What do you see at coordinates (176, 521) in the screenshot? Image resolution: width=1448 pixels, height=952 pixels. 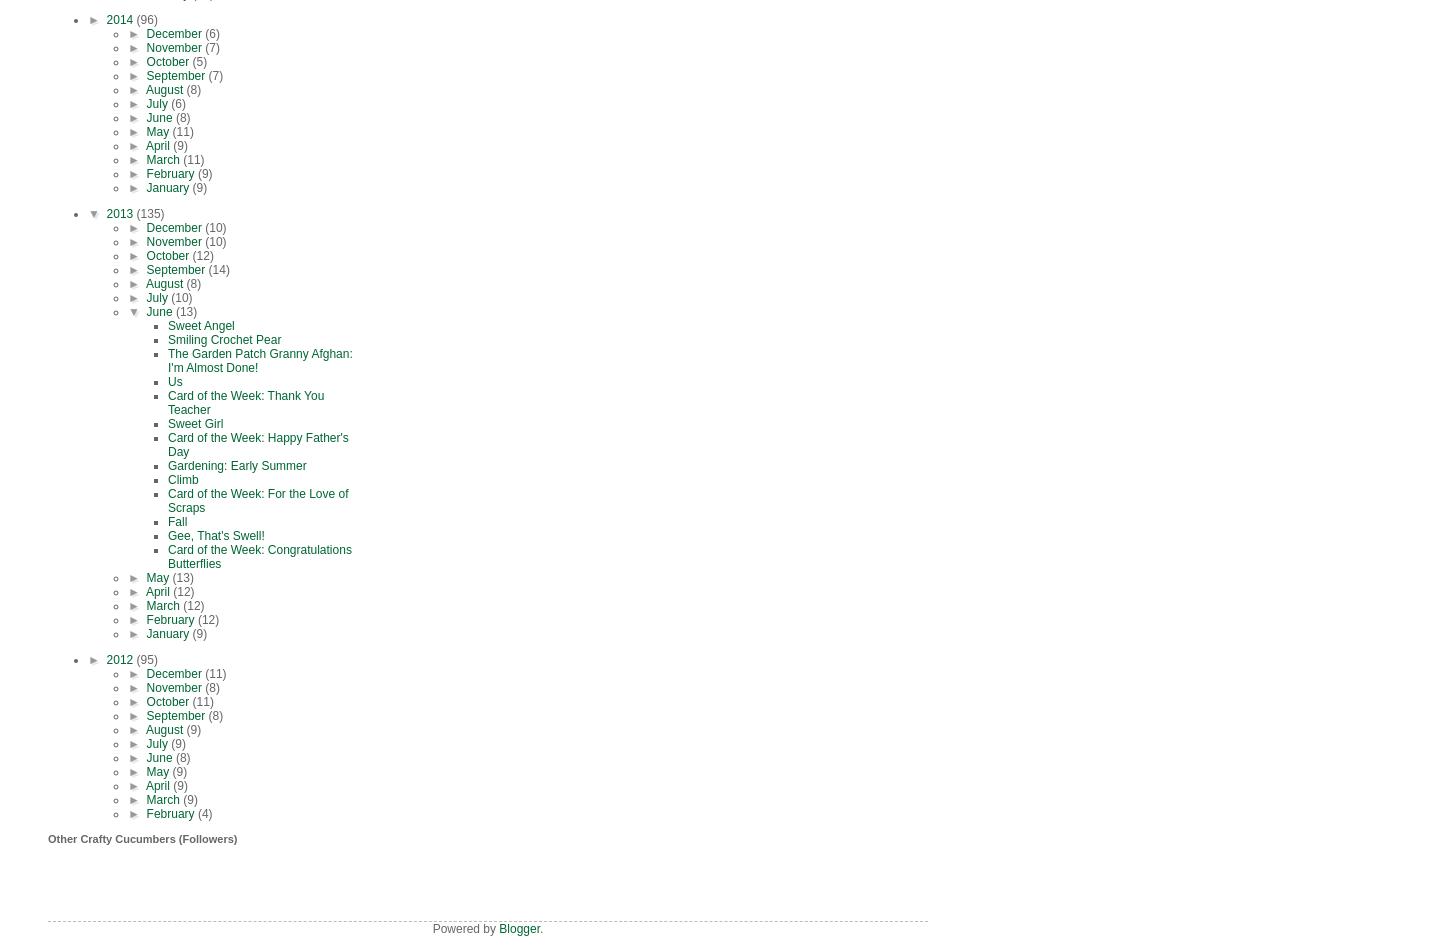 I see `'Fall'` at bounding box center [176, 521].